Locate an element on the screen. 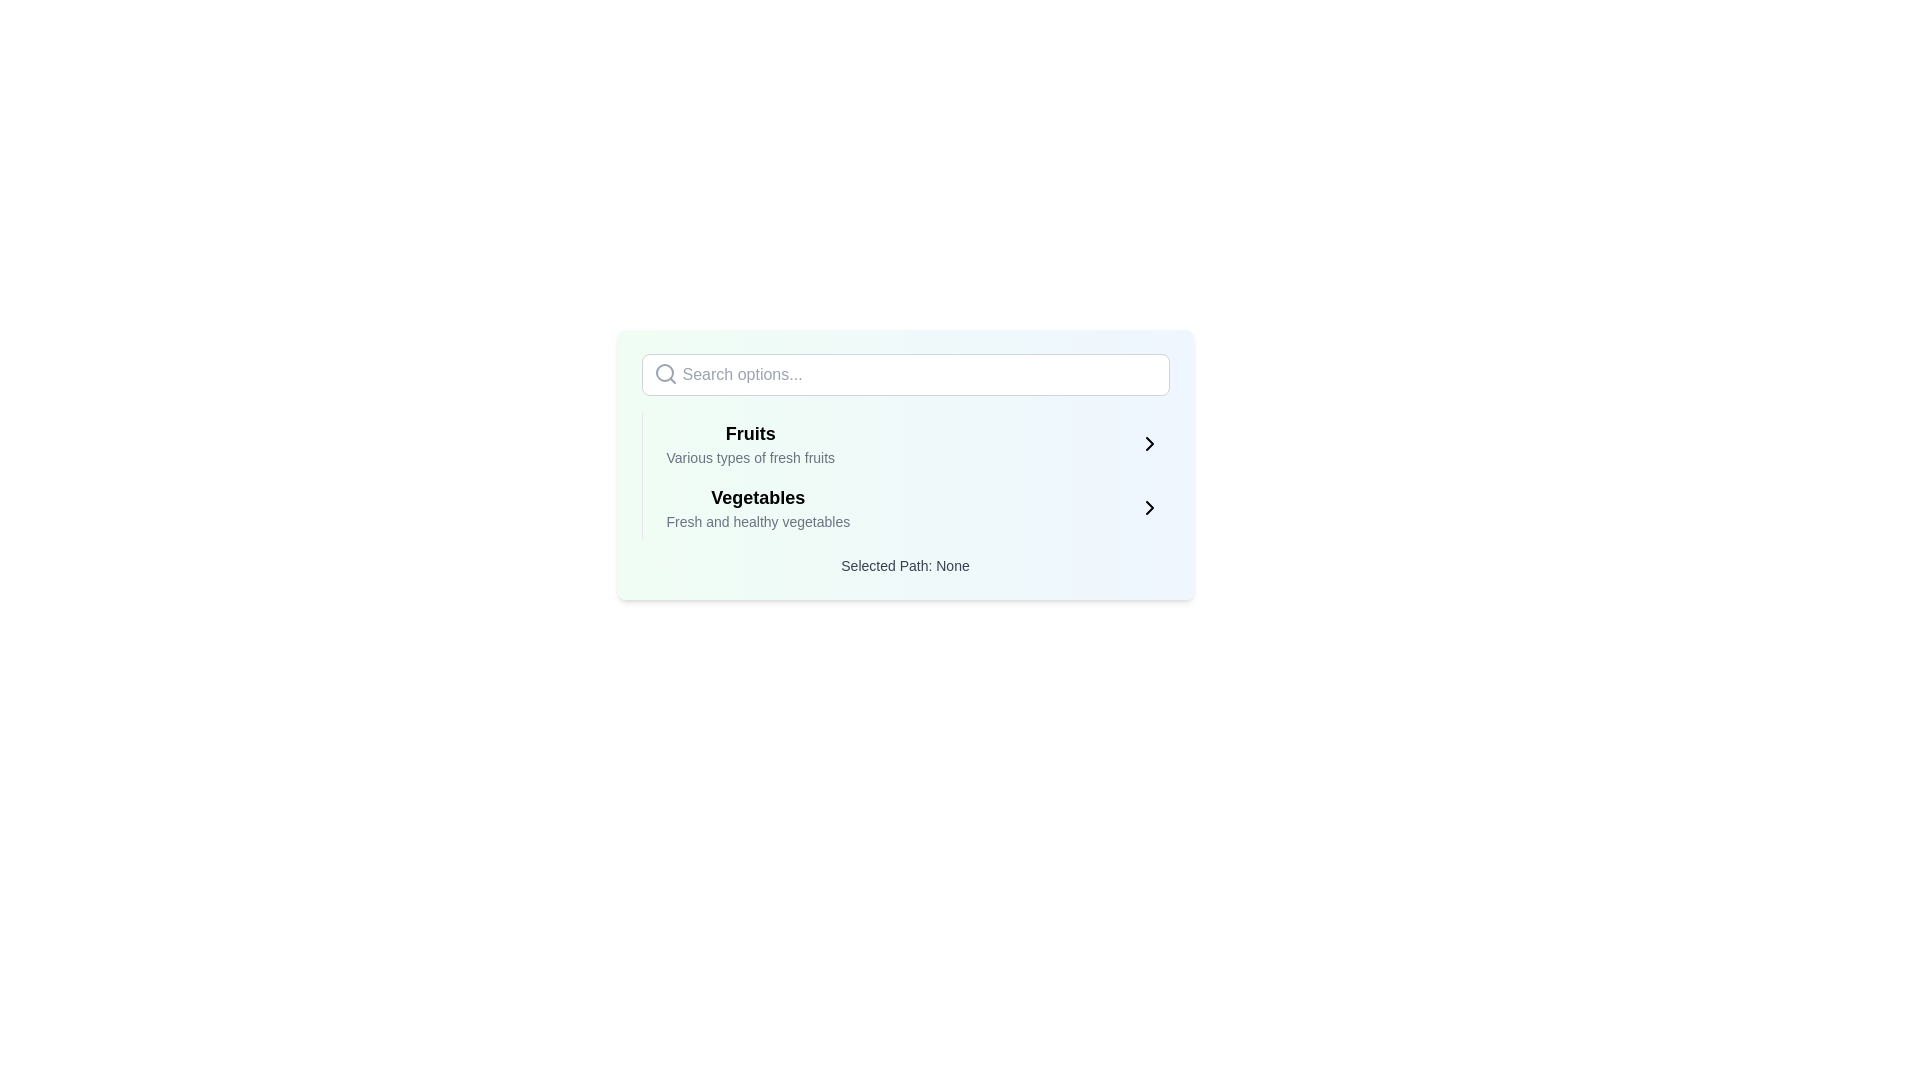 Image resolution: width=1920 pixels, height=1080 pixels. the right-pointing chevron icon styled as a button located on the far right side of the 'Vegetables' row is located at coordinates (1149, 507).